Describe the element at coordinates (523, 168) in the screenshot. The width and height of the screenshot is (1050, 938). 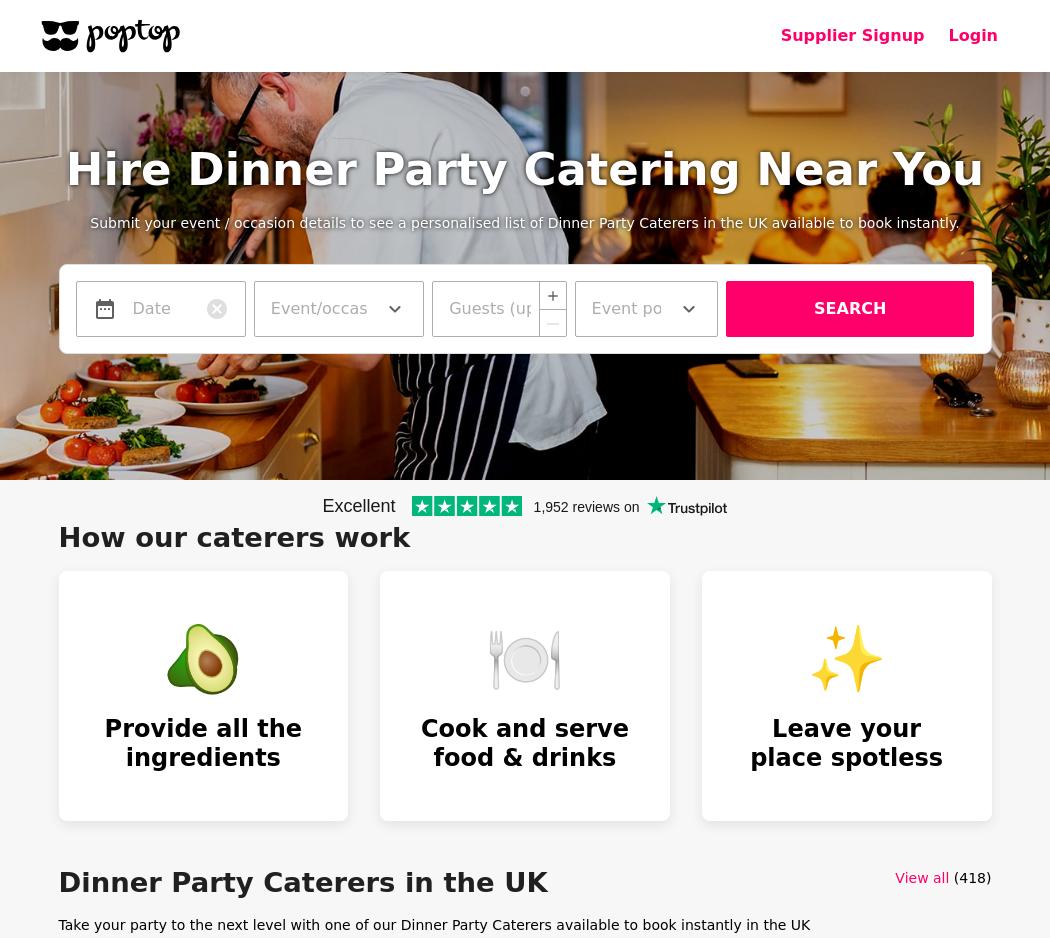
I see `'Hire Dinner Party Catering Near You'` at that location.